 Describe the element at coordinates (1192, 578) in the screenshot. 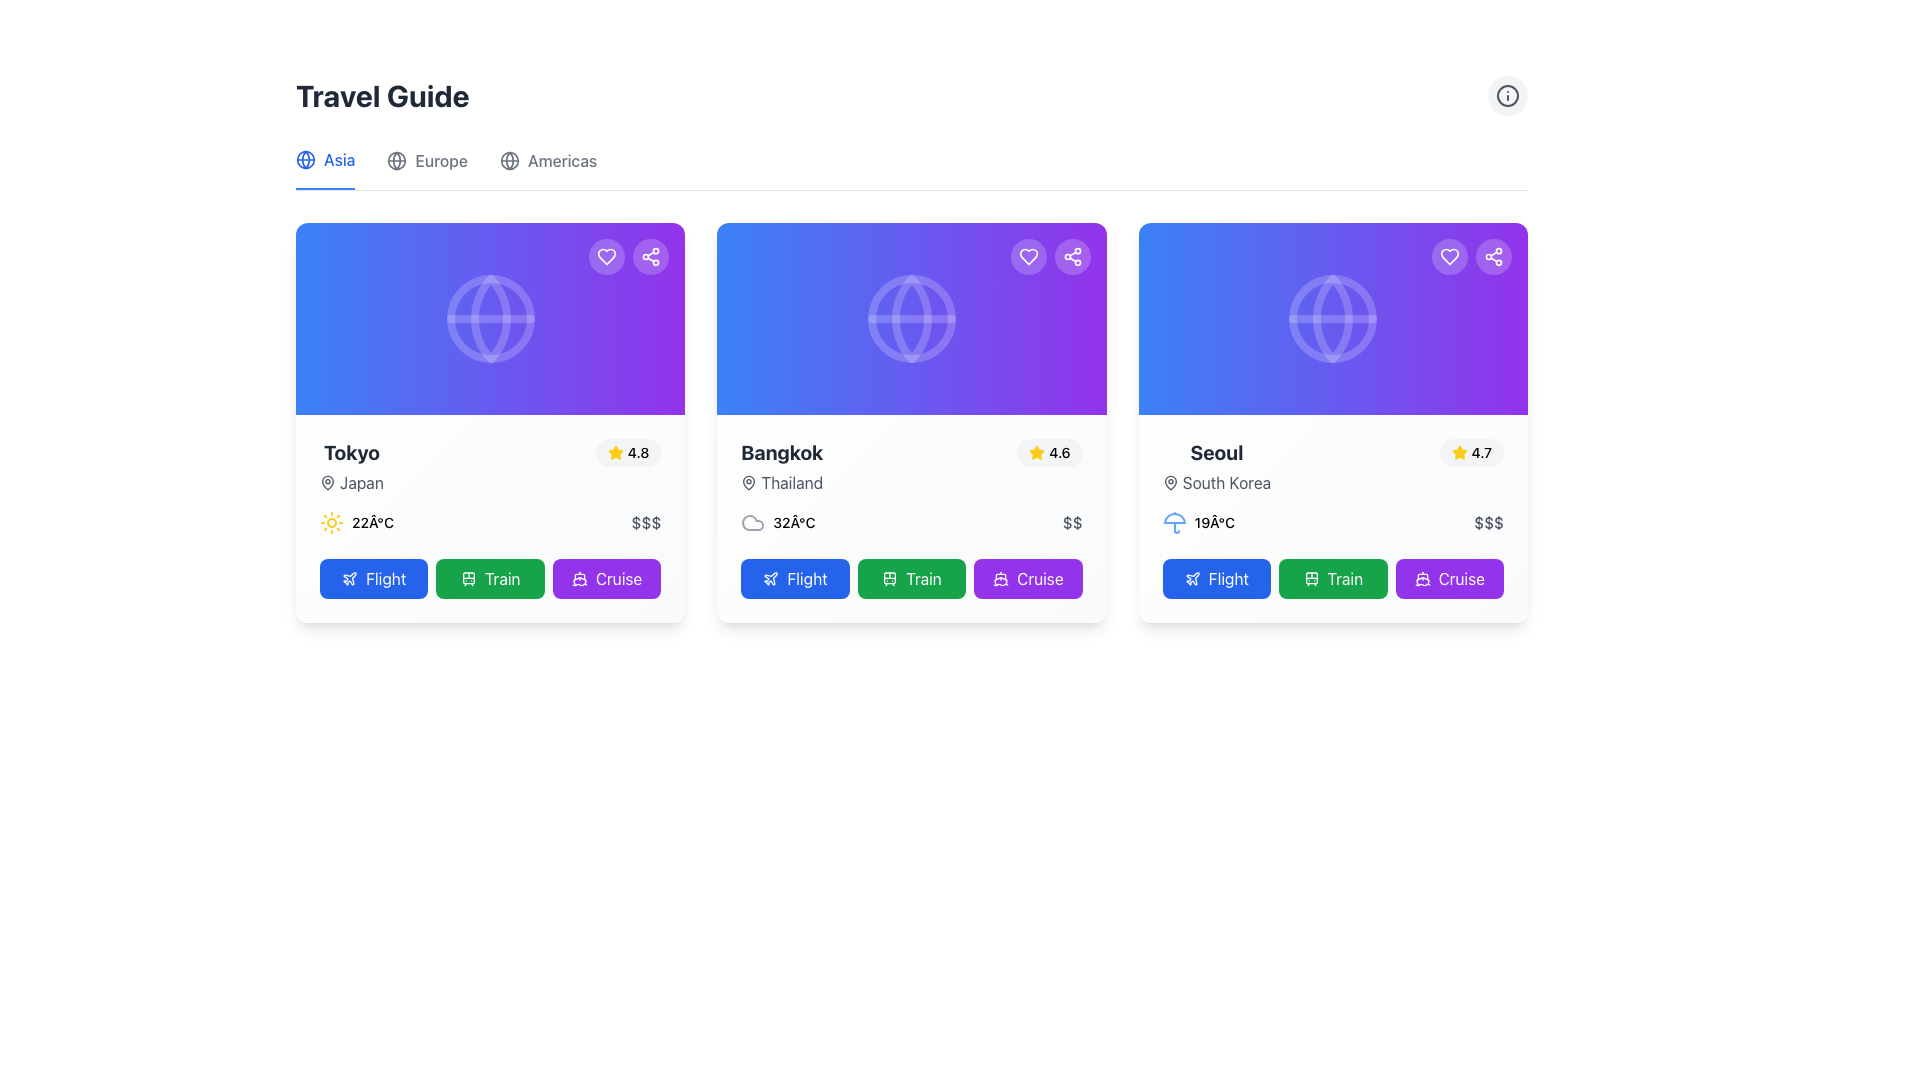

I see `the airplane vector graphic icon` at that location.